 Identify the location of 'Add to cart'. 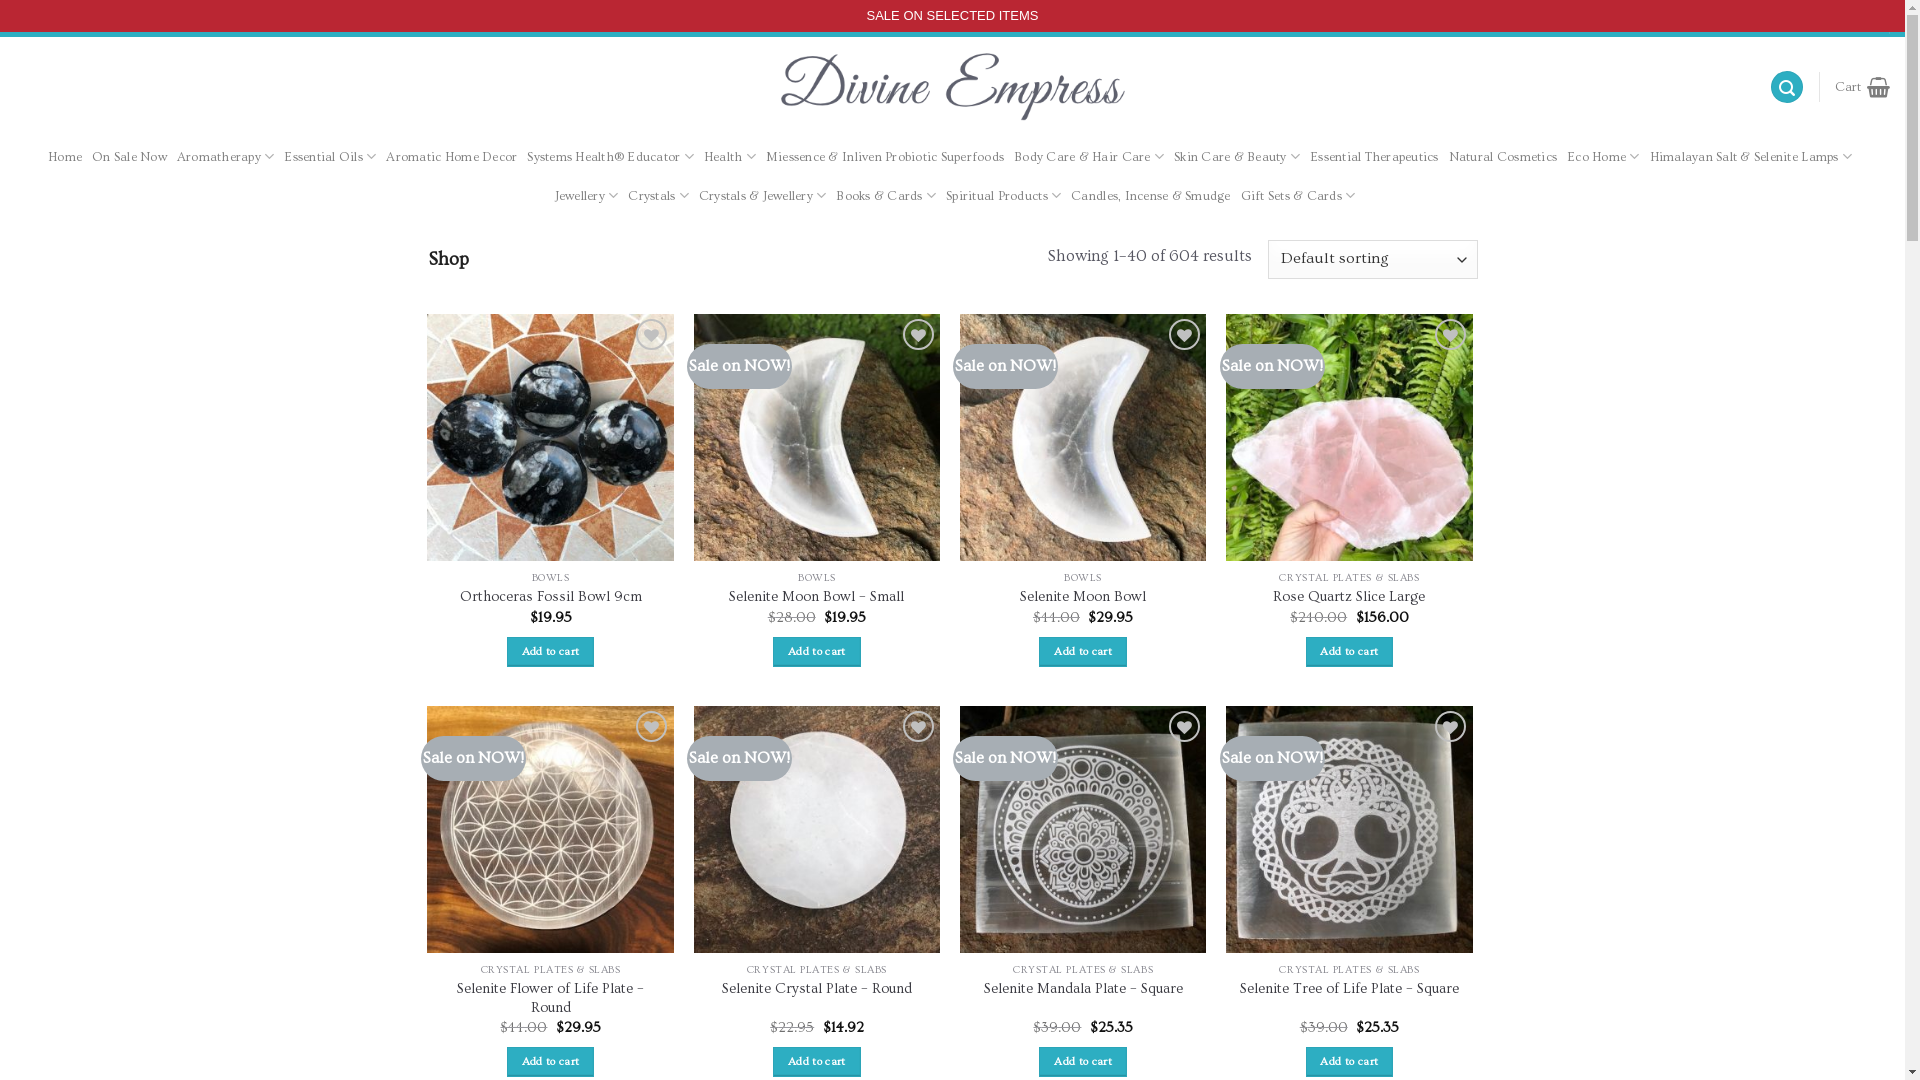
(550, 651).